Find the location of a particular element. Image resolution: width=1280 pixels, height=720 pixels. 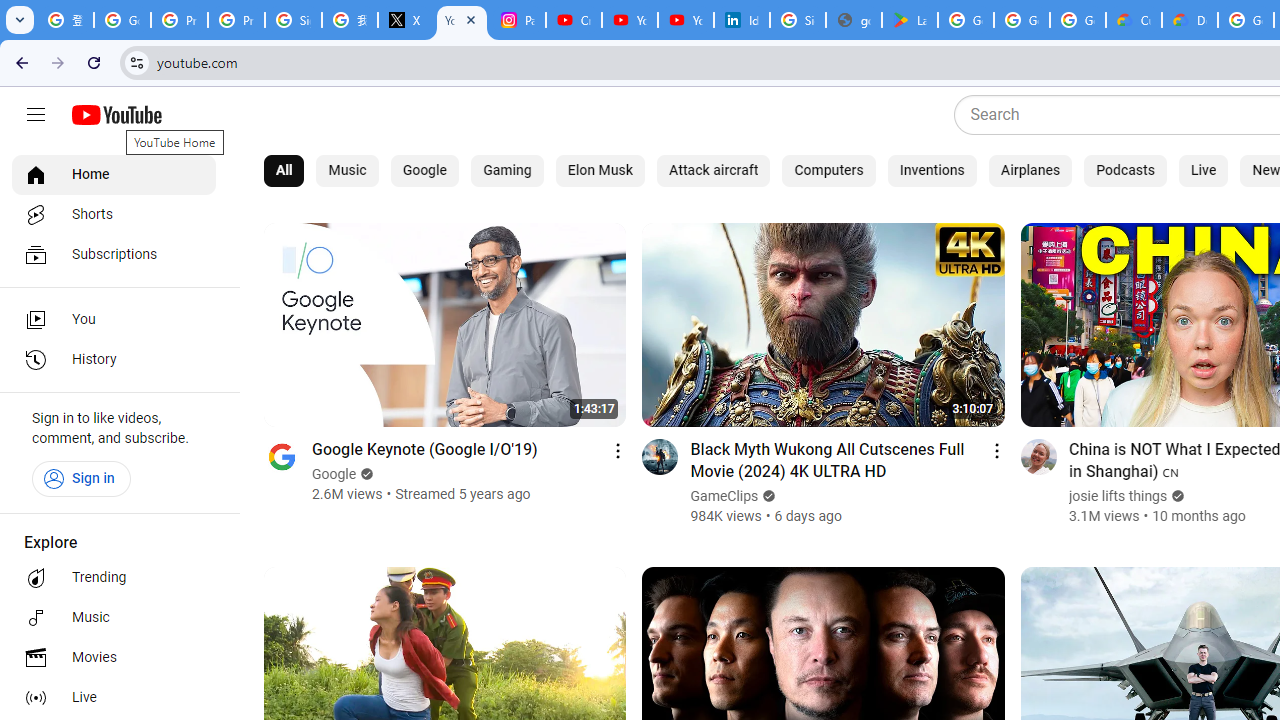

'Customer Care | Google Cloud' is located at coordinates (1134, 20).